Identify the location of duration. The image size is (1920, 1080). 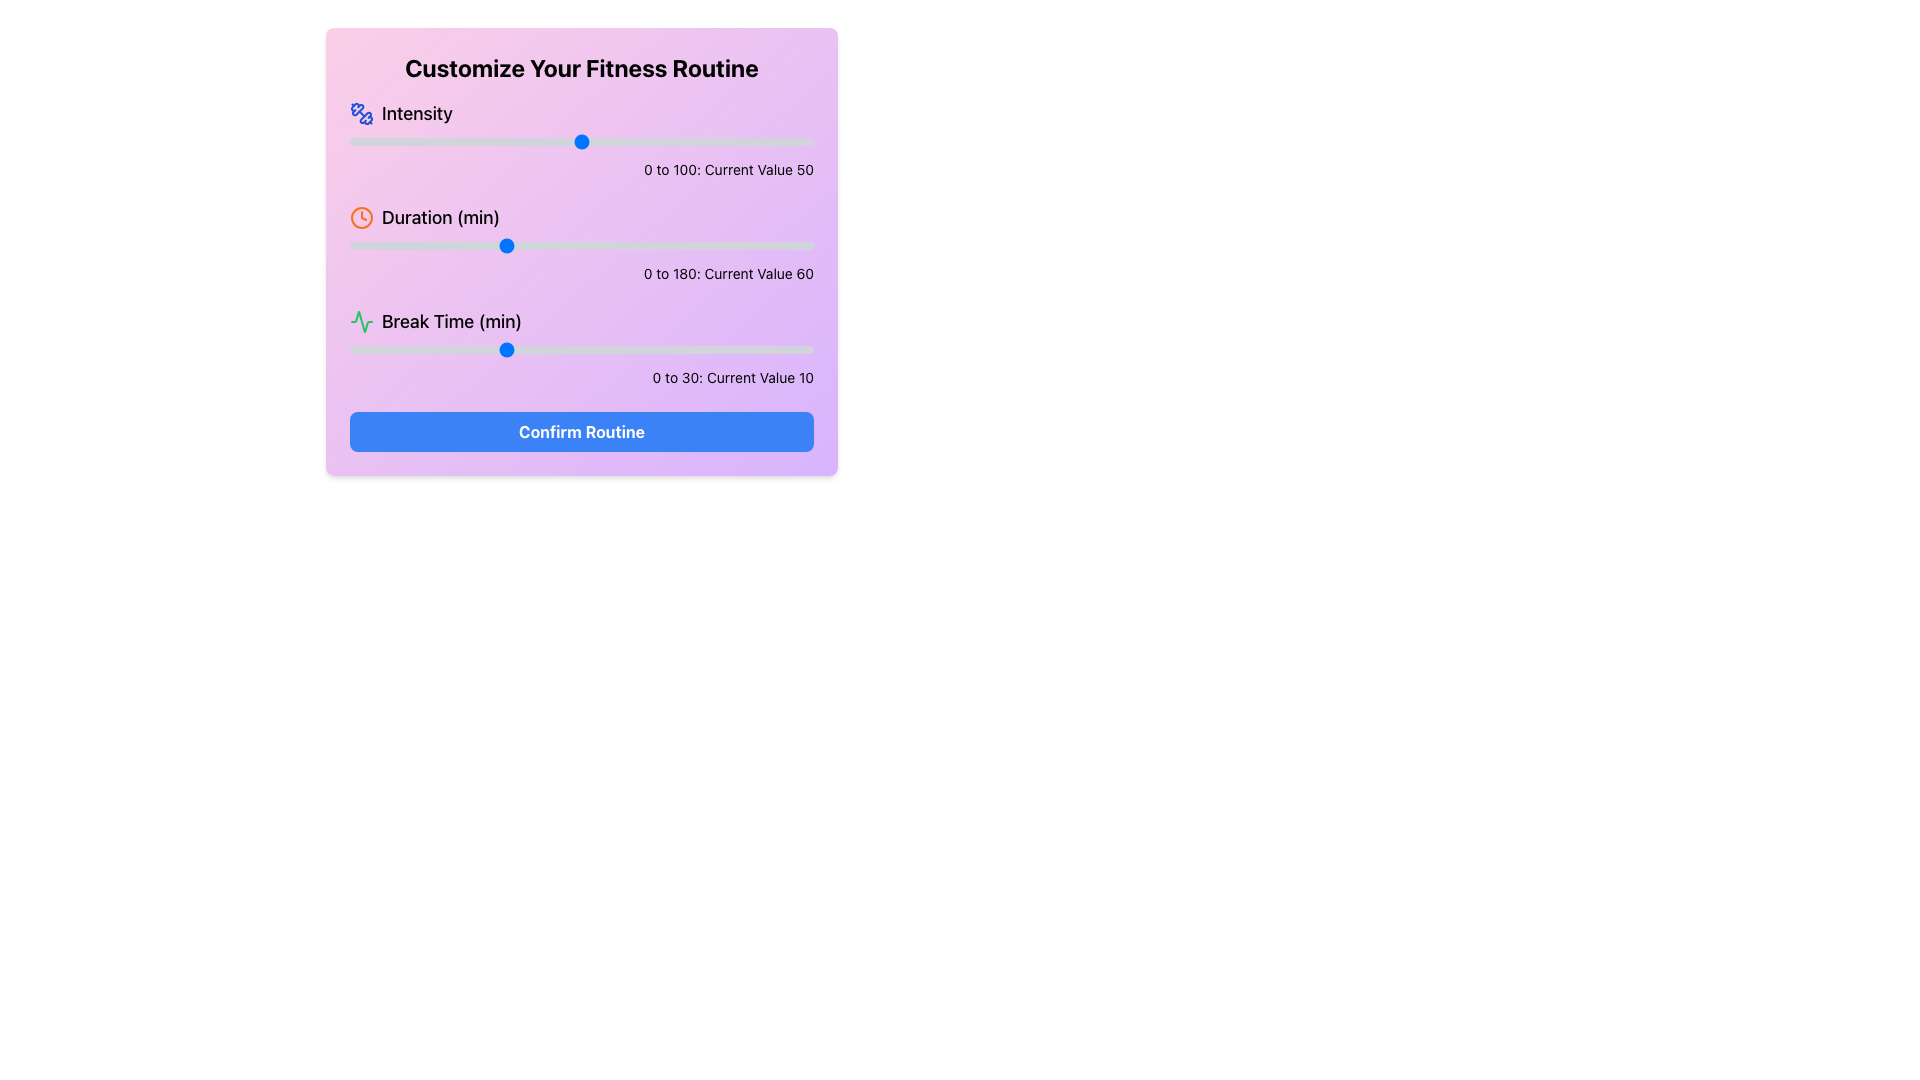
(560, 245).